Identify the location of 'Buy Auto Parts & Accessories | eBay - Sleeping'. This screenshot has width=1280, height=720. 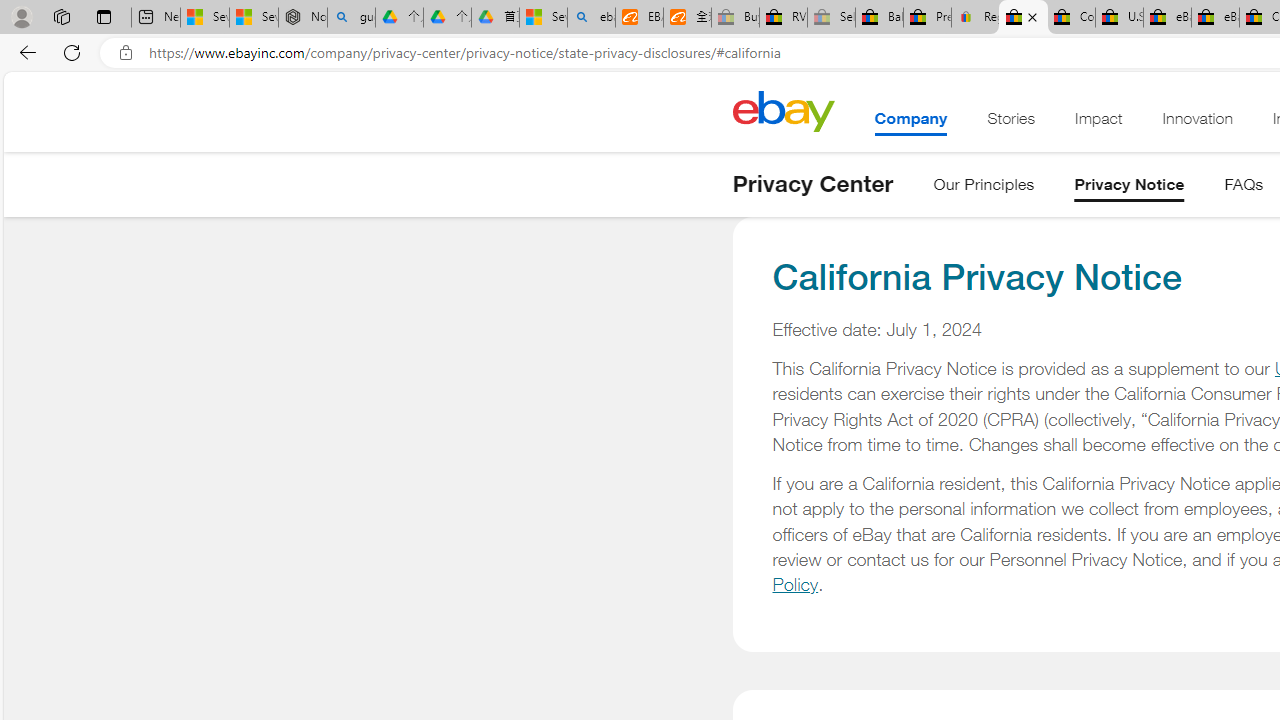
(734, 17).